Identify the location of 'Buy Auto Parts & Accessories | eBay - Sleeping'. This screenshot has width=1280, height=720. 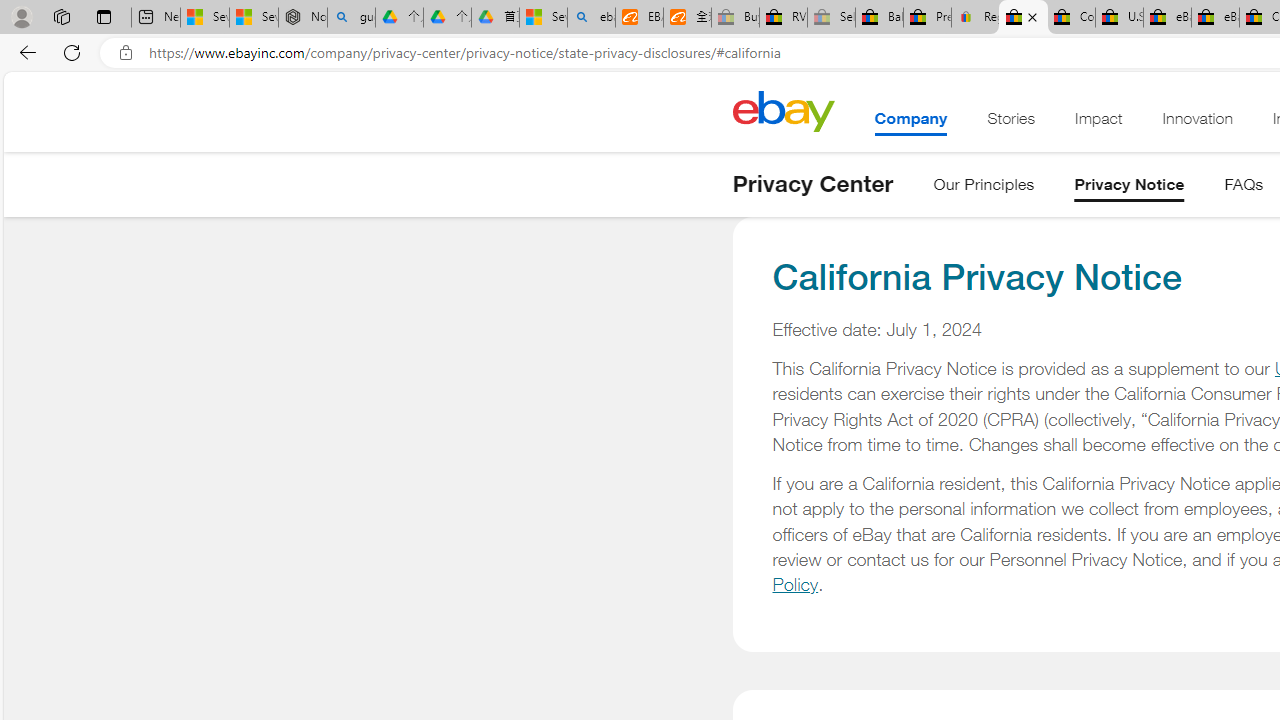
(734, 17).